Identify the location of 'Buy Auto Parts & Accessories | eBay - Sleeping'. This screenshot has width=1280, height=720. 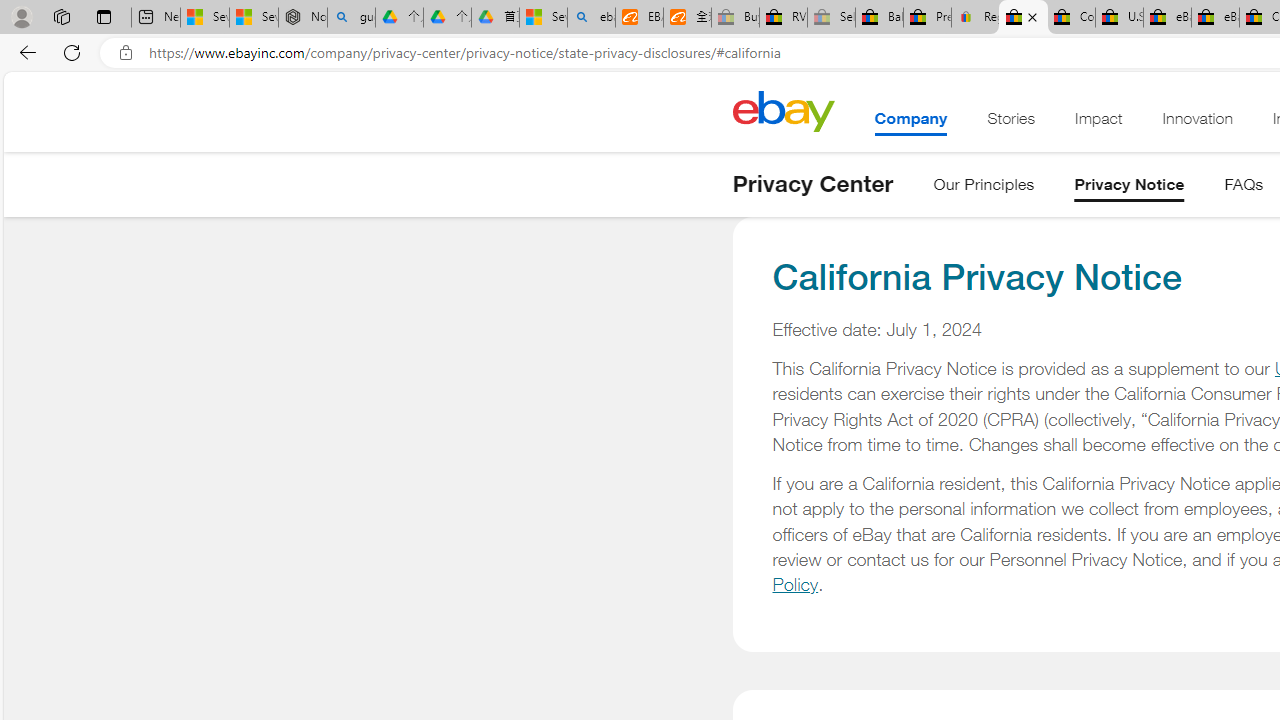
(734, 17).